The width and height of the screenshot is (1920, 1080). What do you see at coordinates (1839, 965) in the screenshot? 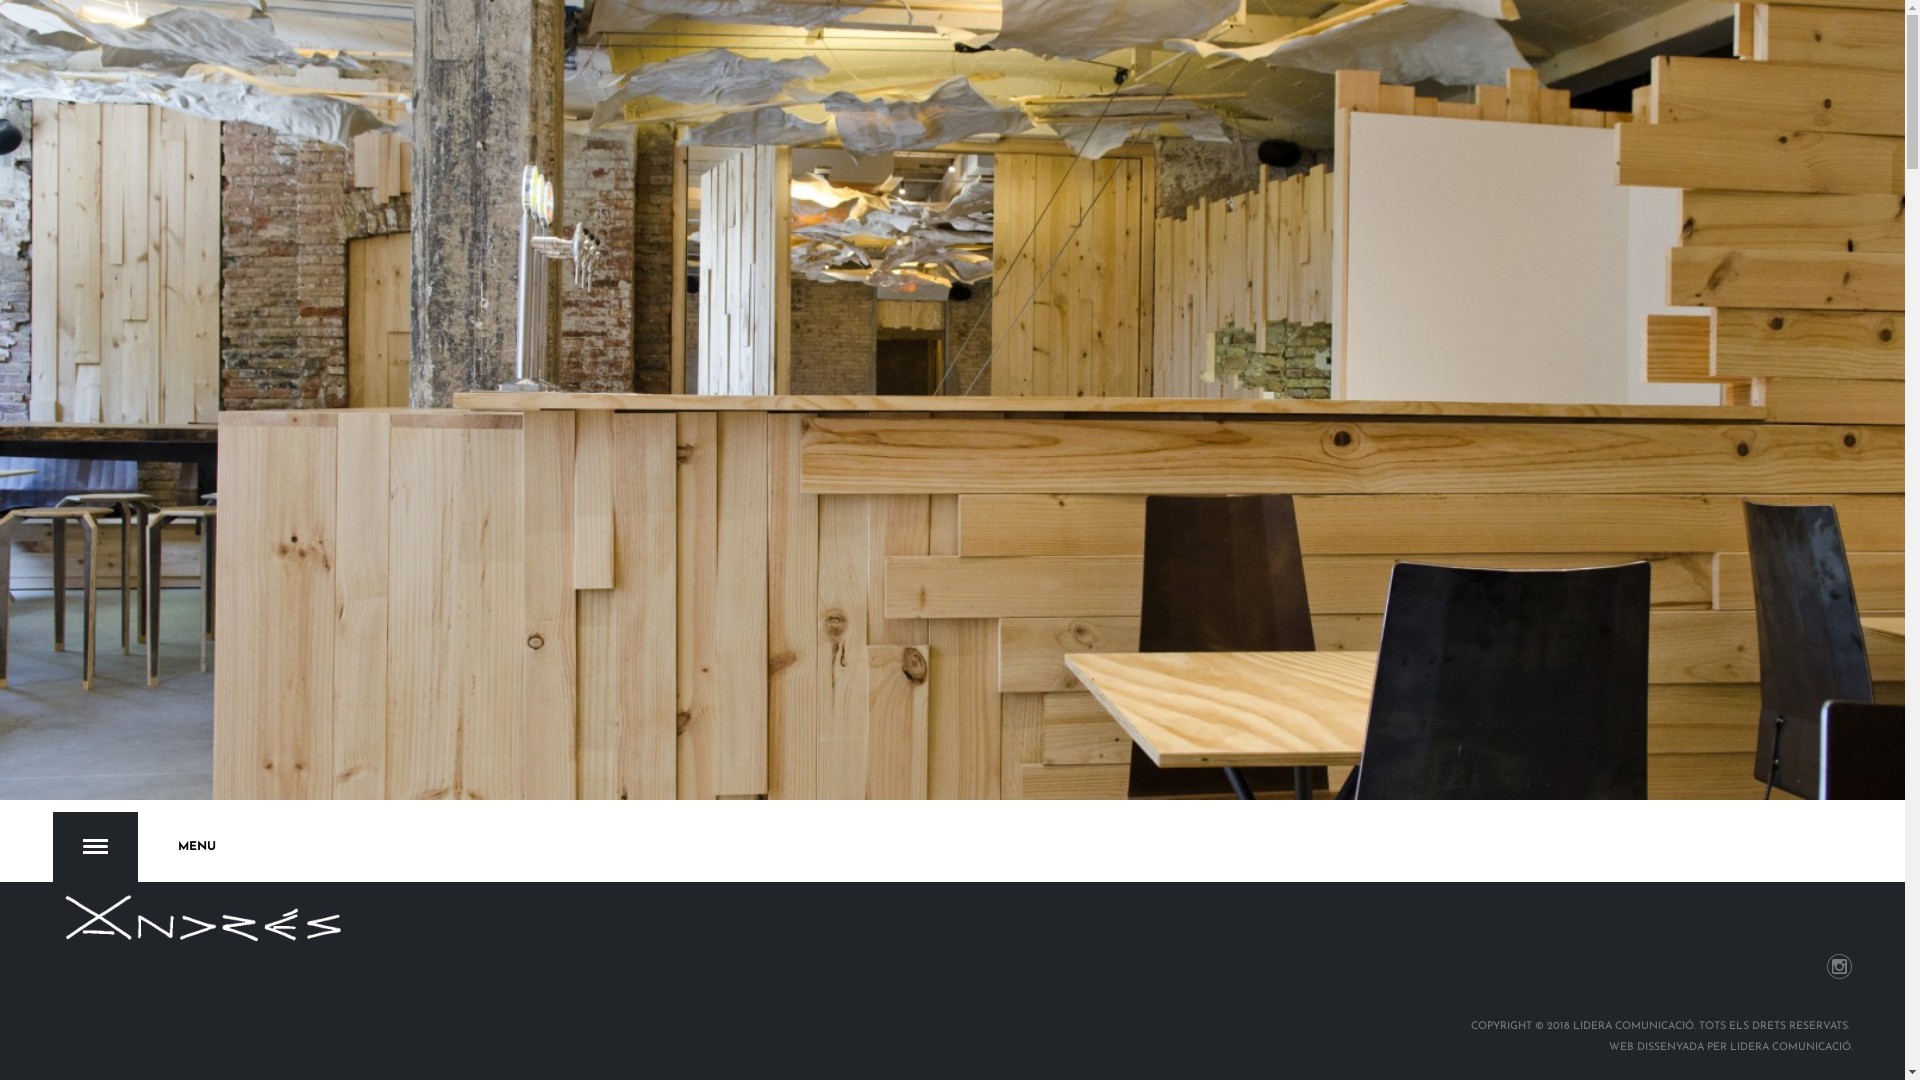
I see `'Instagram'` at bounding box center [1839, 965].